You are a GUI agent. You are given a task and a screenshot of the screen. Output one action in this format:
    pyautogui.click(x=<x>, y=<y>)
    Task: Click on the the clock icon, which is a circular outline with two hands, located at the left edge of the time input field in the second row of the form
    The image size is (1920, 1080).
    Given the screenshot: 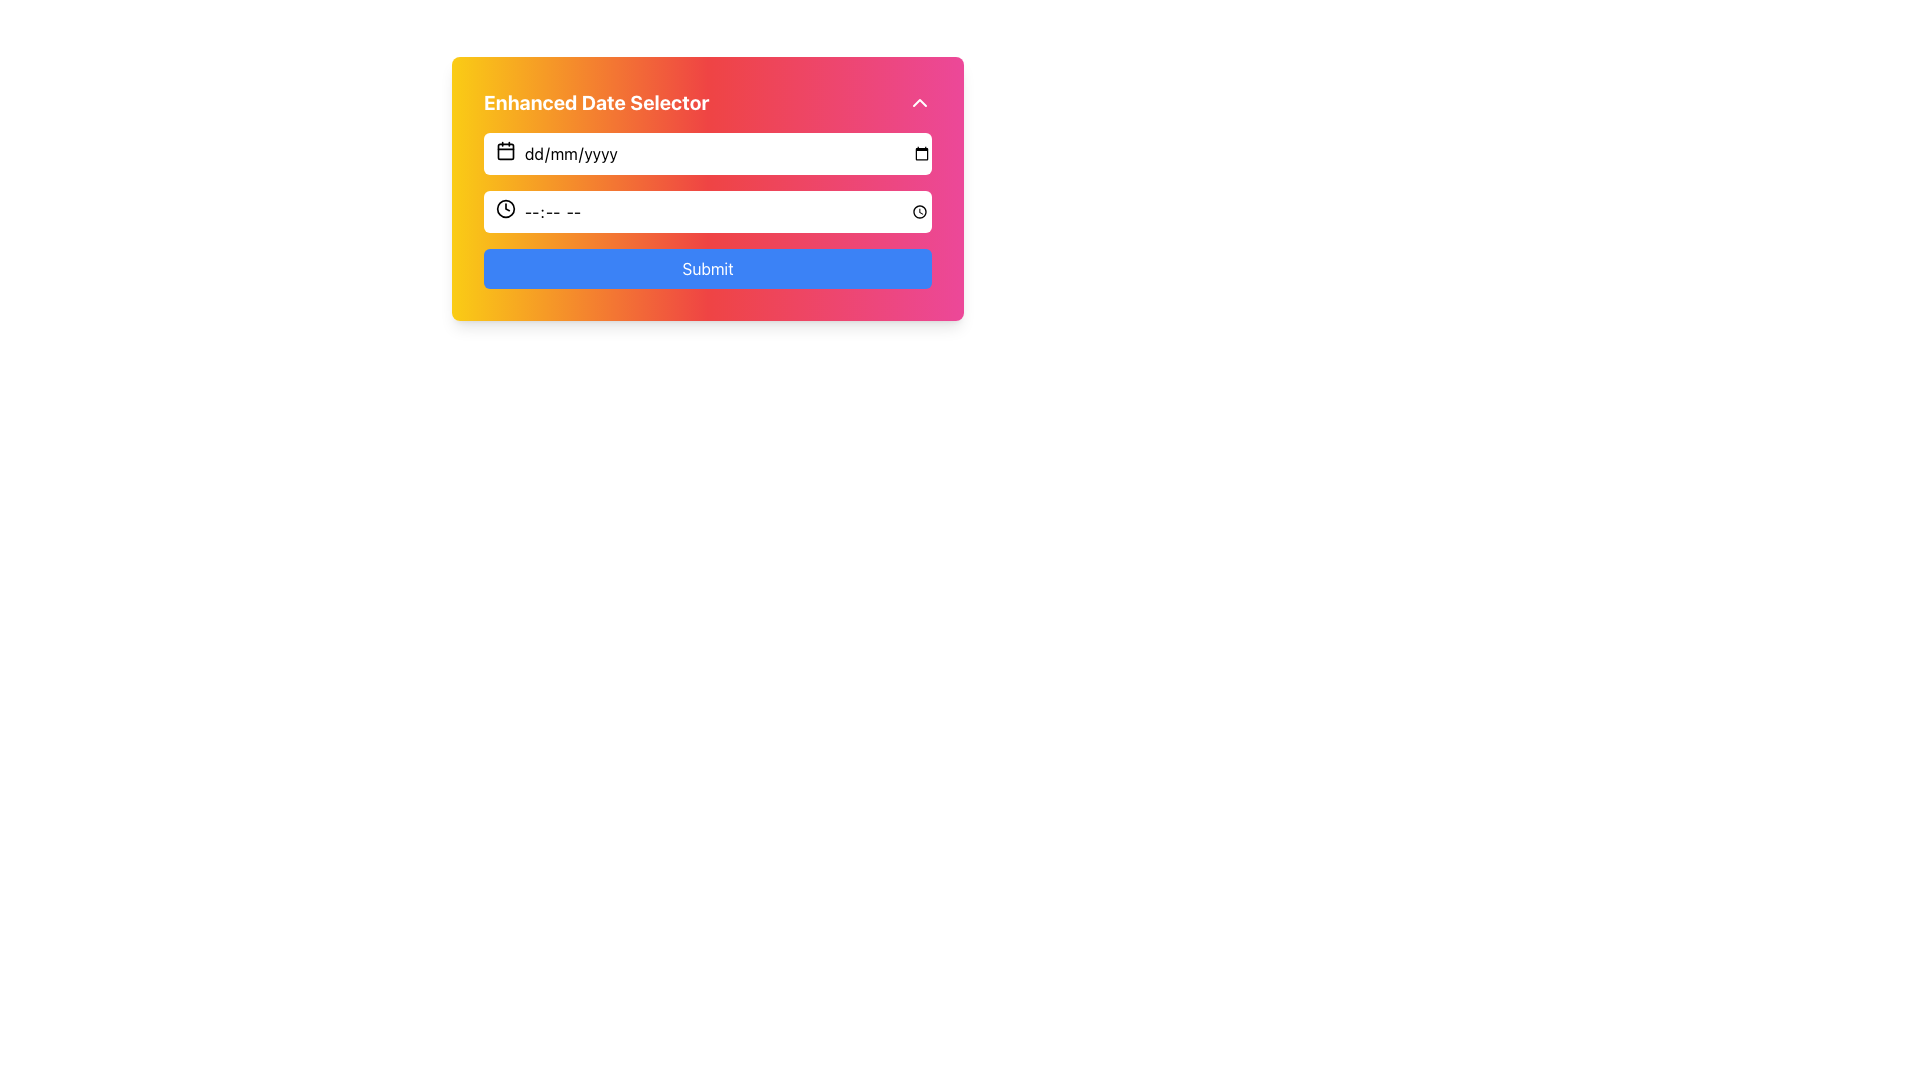 What is the action you would take?
    pyautogui.click(x=505, y=208)
    